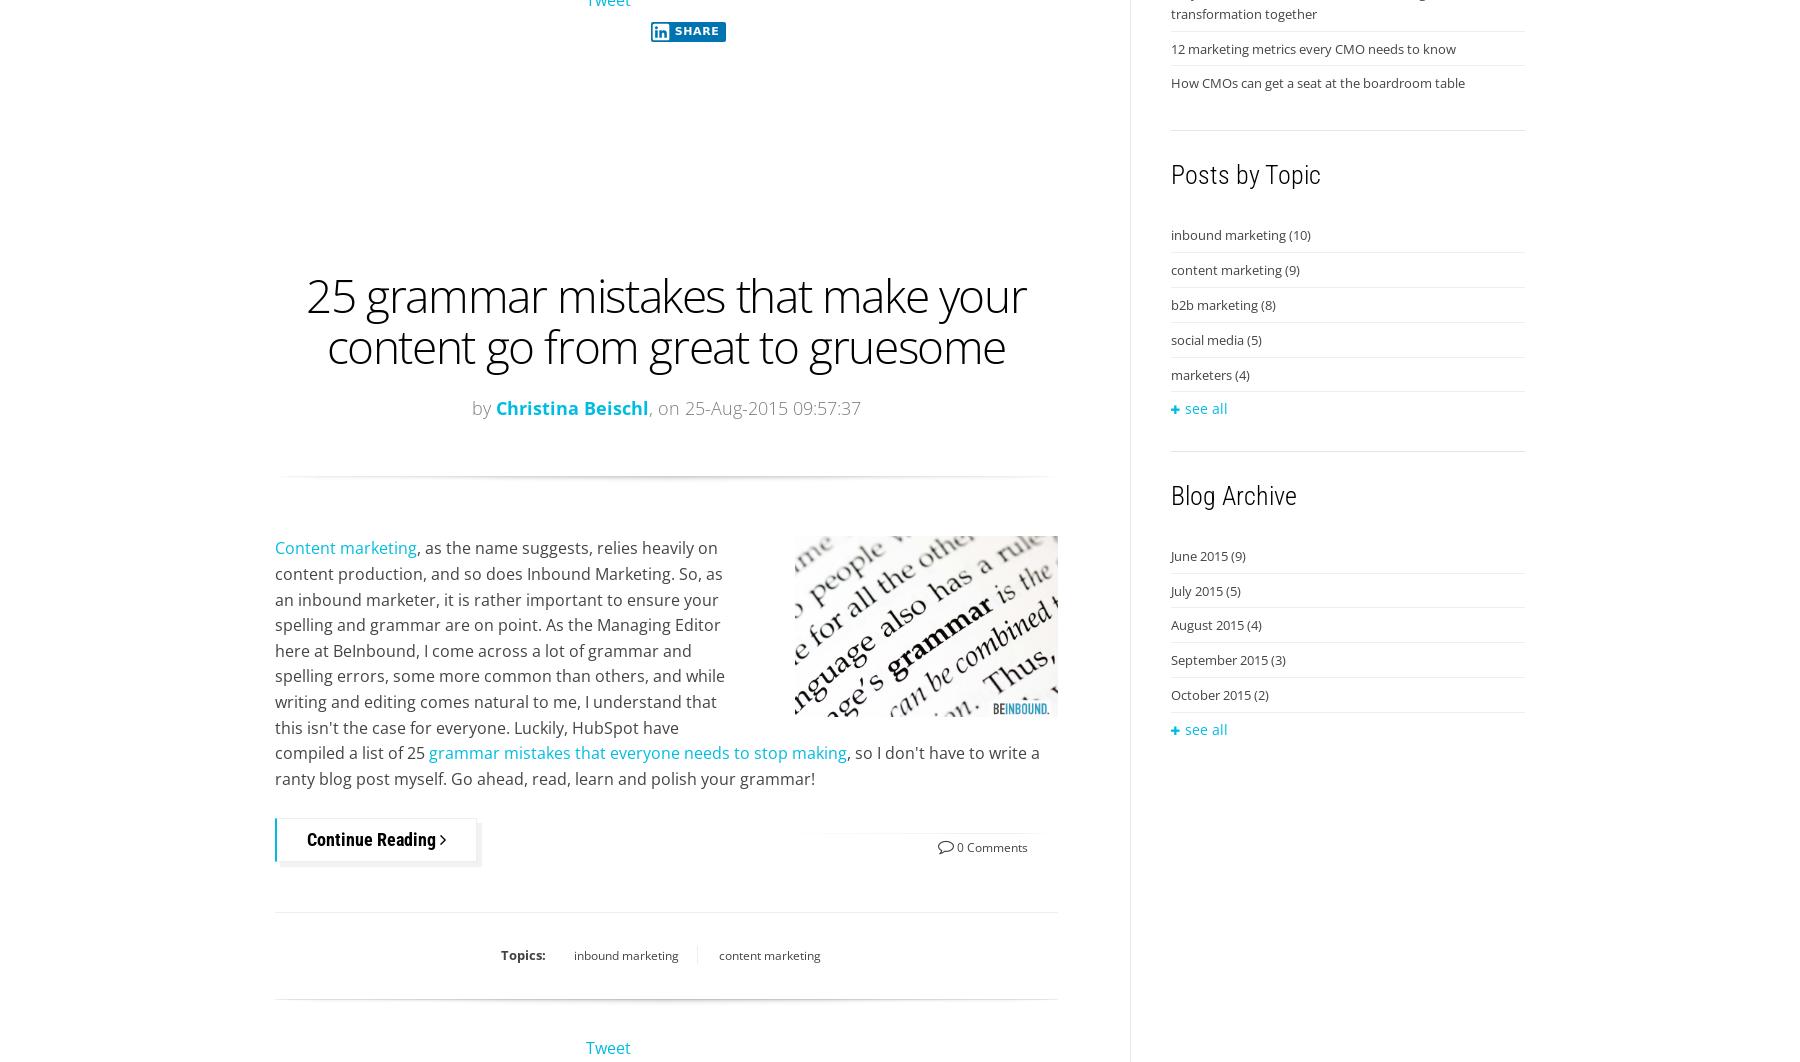 The image size is (1800, 1062). I want to click on 'Topics:', so click(499, 952).